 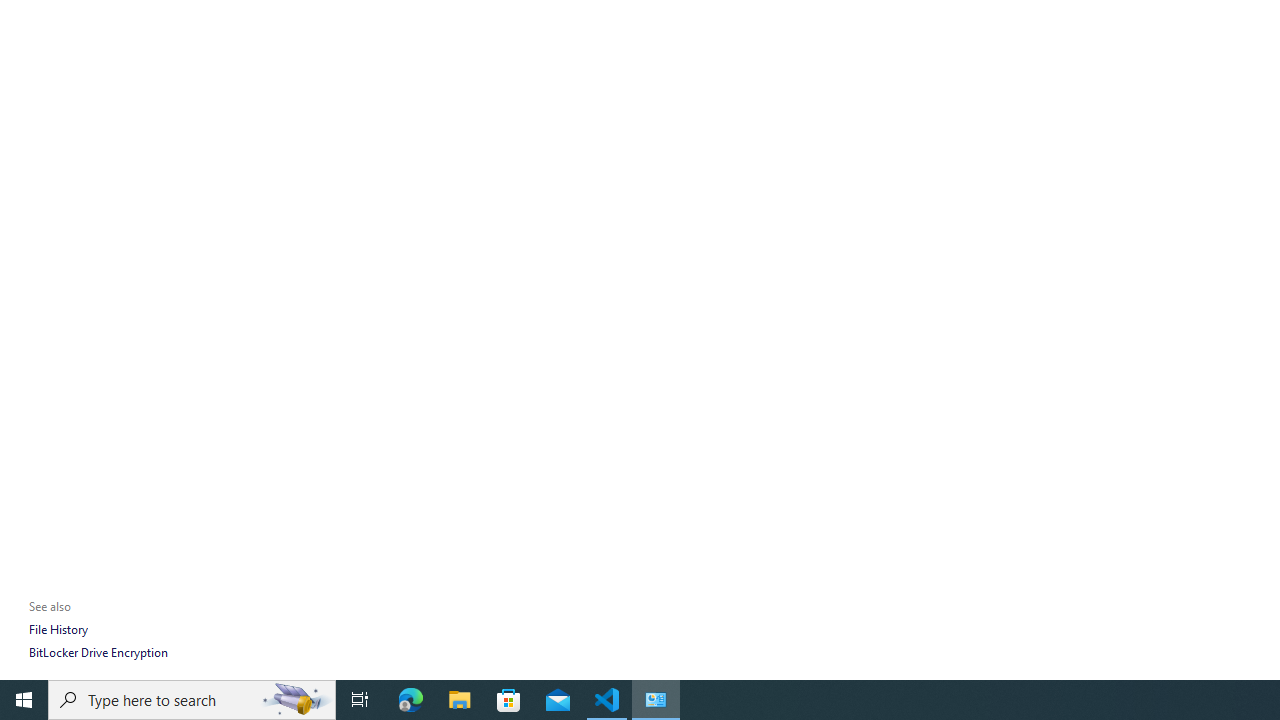 What do you see at coordinates (58, 628) in the screenshot?
I see `'File History'` at bounding box center [58, 628].